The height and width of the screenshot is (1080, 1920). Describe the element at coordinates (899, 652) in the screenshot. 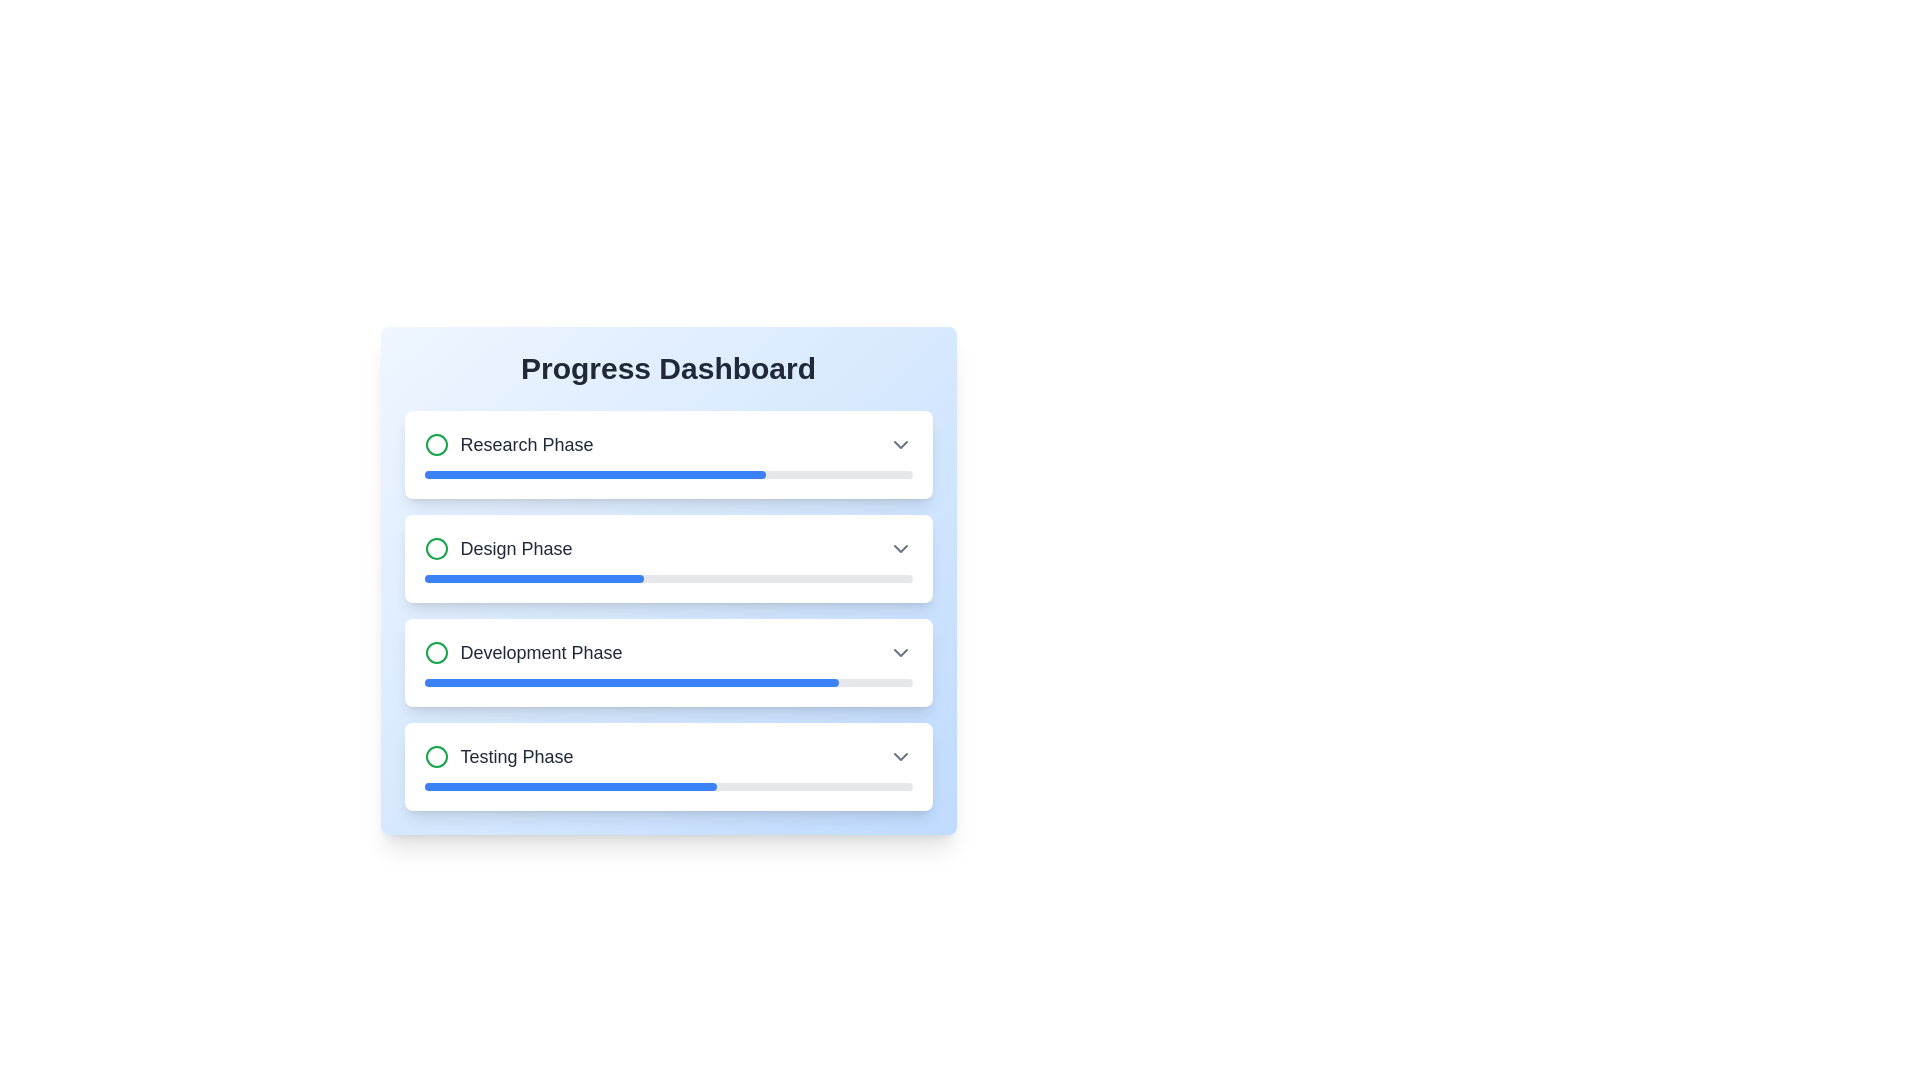

I see `the downward-facing chevron icon of the Dropdown toggle button located at the far right of the 'Development Phase' section header to trigger stylistic changes` at that location.